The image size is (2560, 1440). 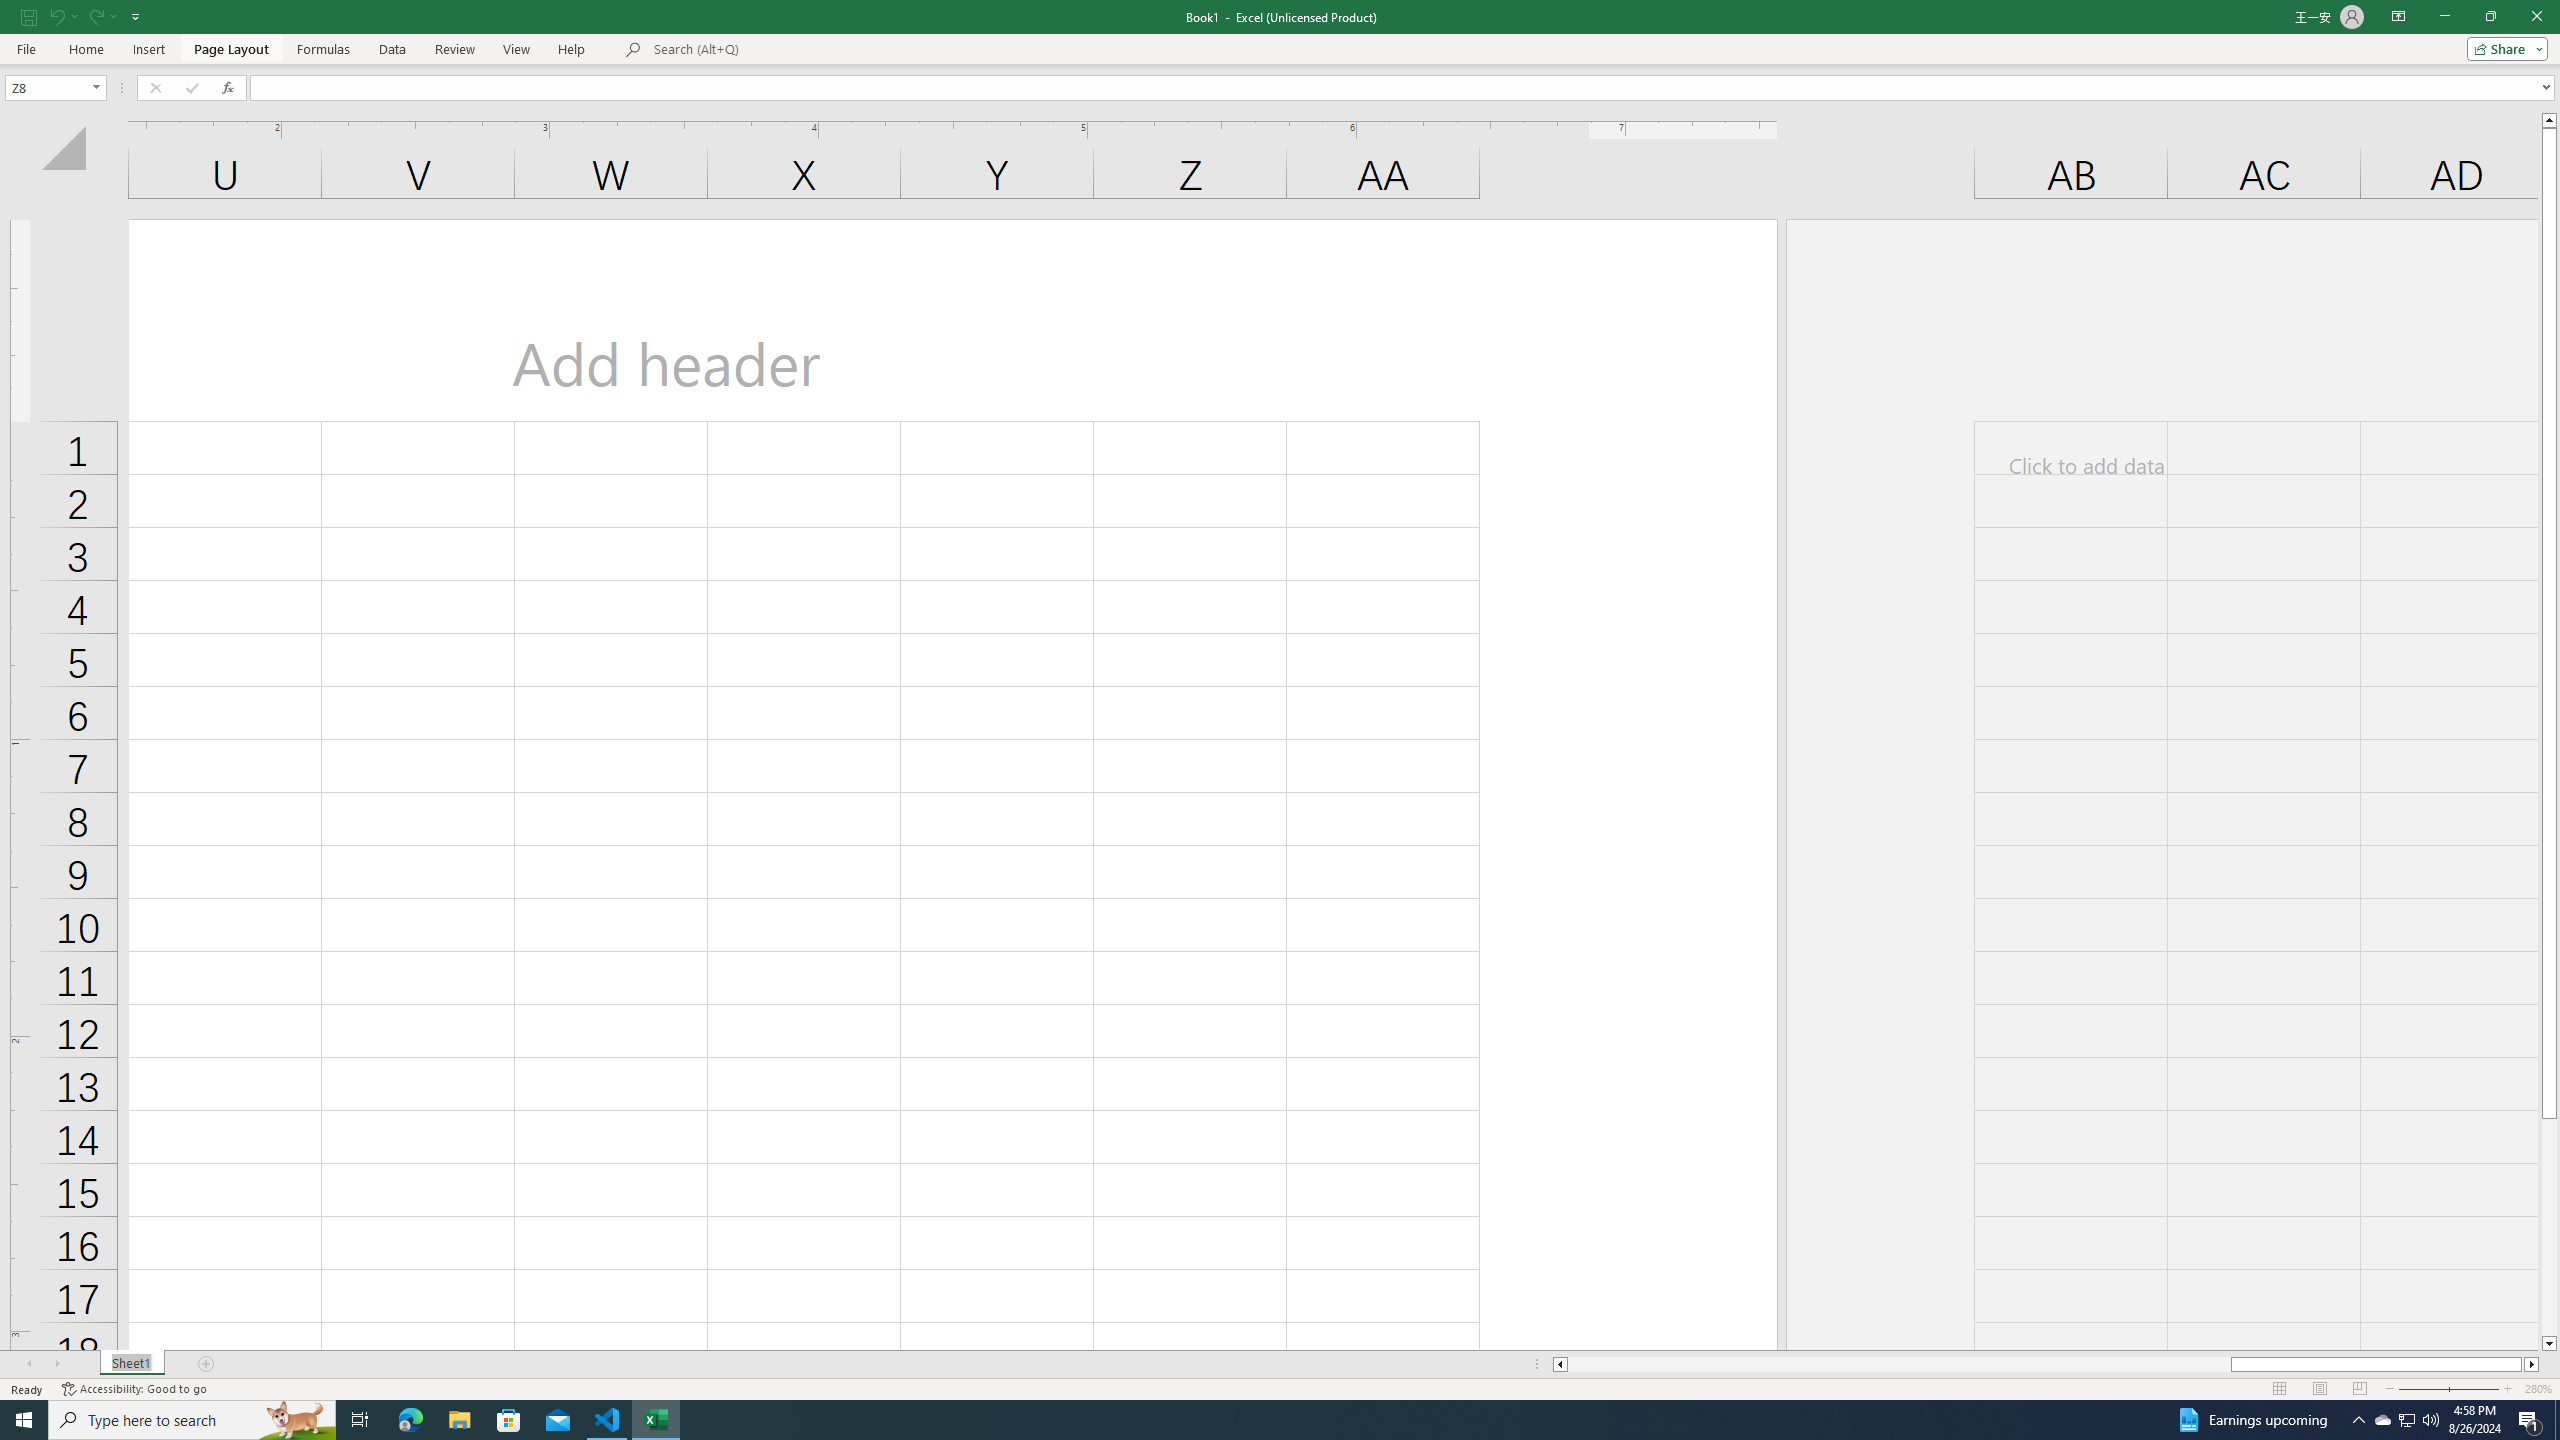 What do you see at coordinates (130, 1363) in the screenshot?
I see `'Sheet Tab'` at bounding box center [130, 1363].